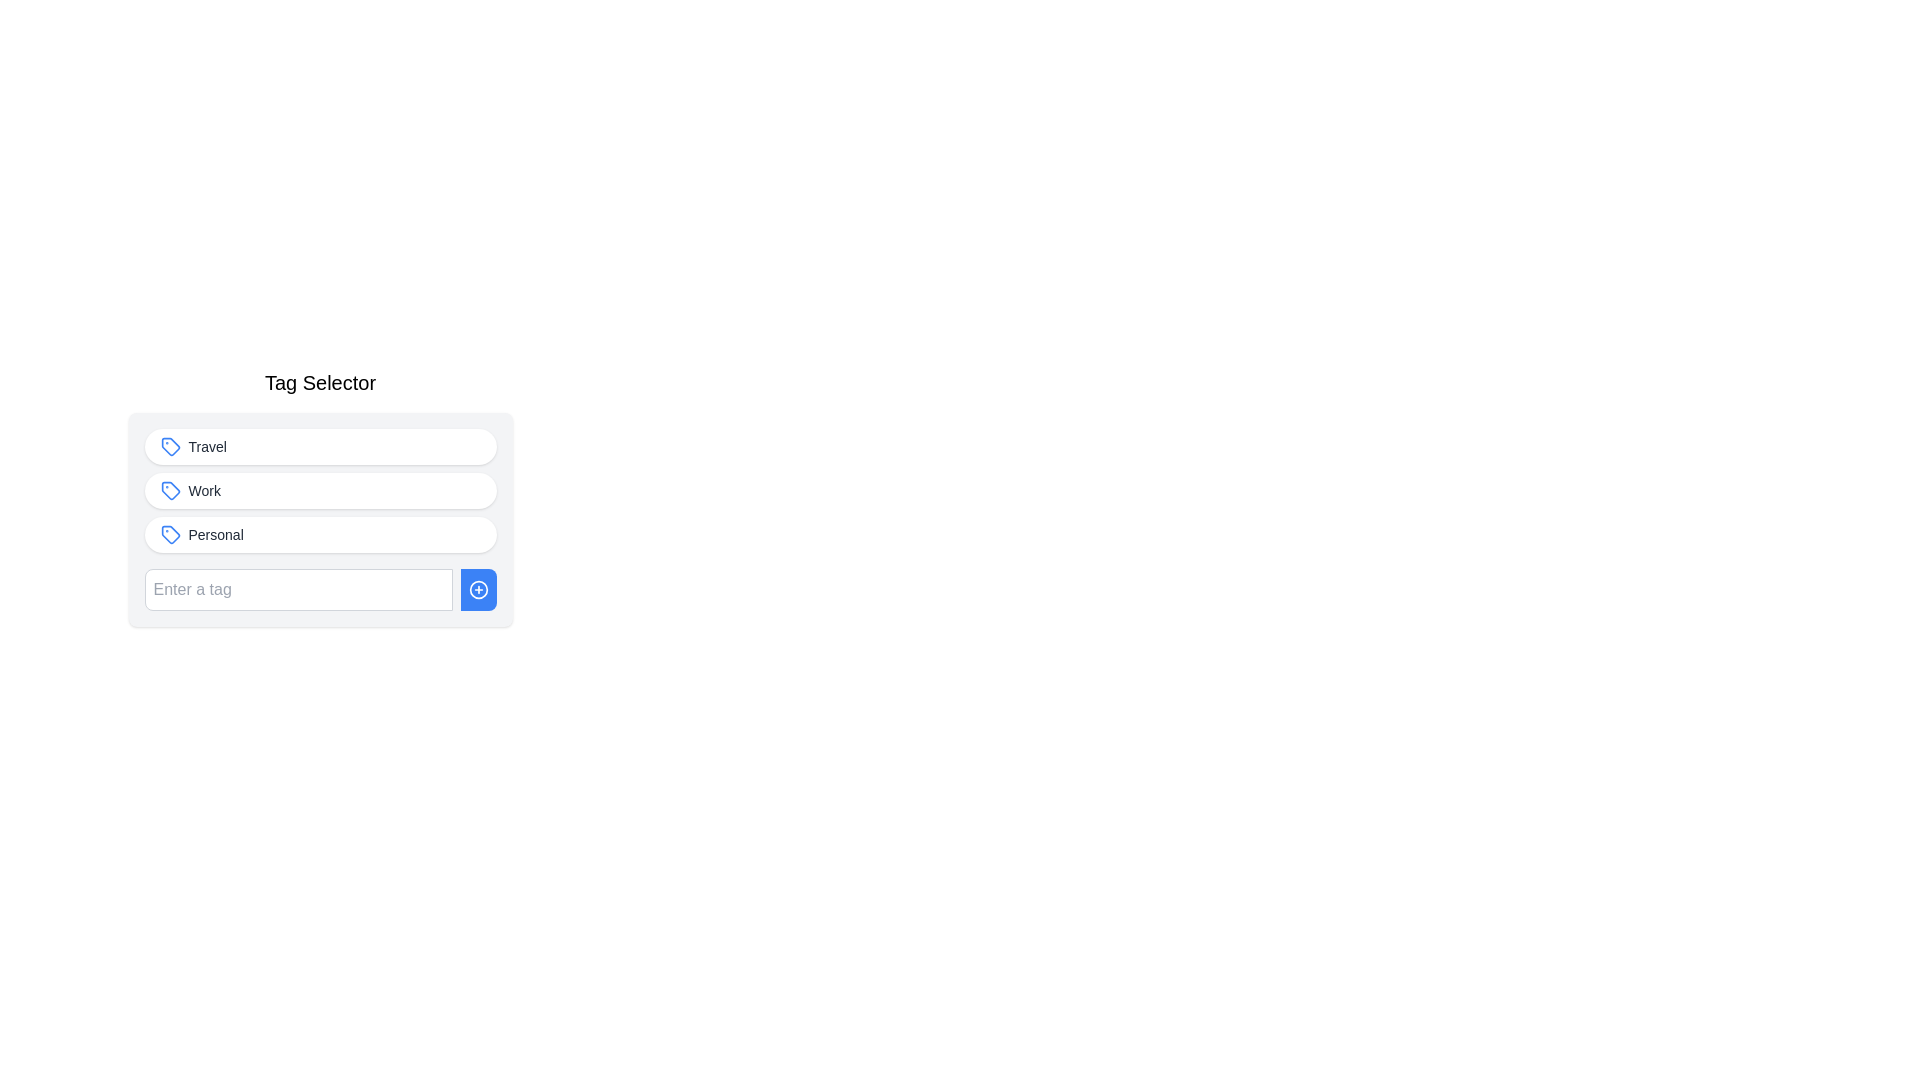 The height and width of the screenshot is (1080, 1920). What do you see at coordinates (320, 534) in the screenshot?
I see `the selectable labeled badge representing the category 'Personal', which is the third item in a vertical stack of badges located below the 'Work' badge` at bounding box center [320, 534].